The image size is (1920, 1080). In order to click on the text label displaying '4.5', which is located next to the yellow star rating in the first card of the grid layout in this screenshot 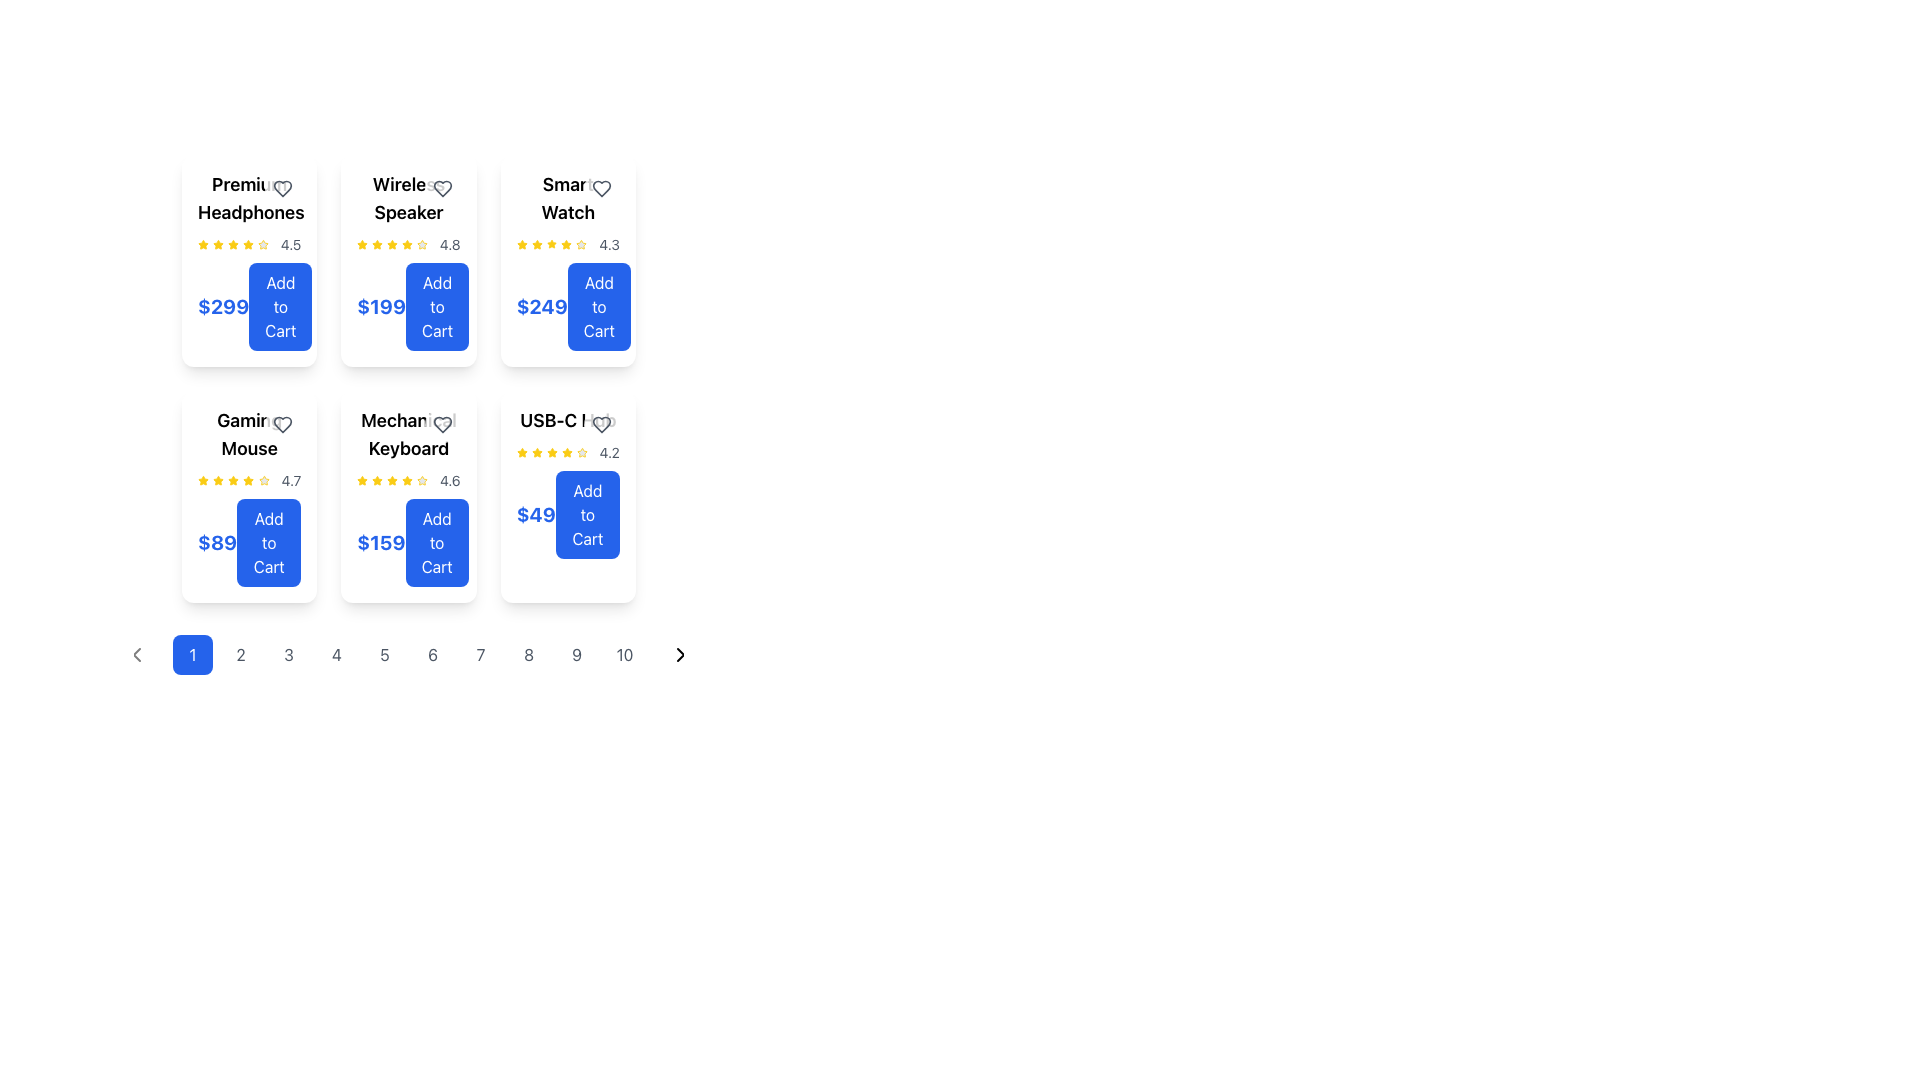, I will do `click(290, 244)`.